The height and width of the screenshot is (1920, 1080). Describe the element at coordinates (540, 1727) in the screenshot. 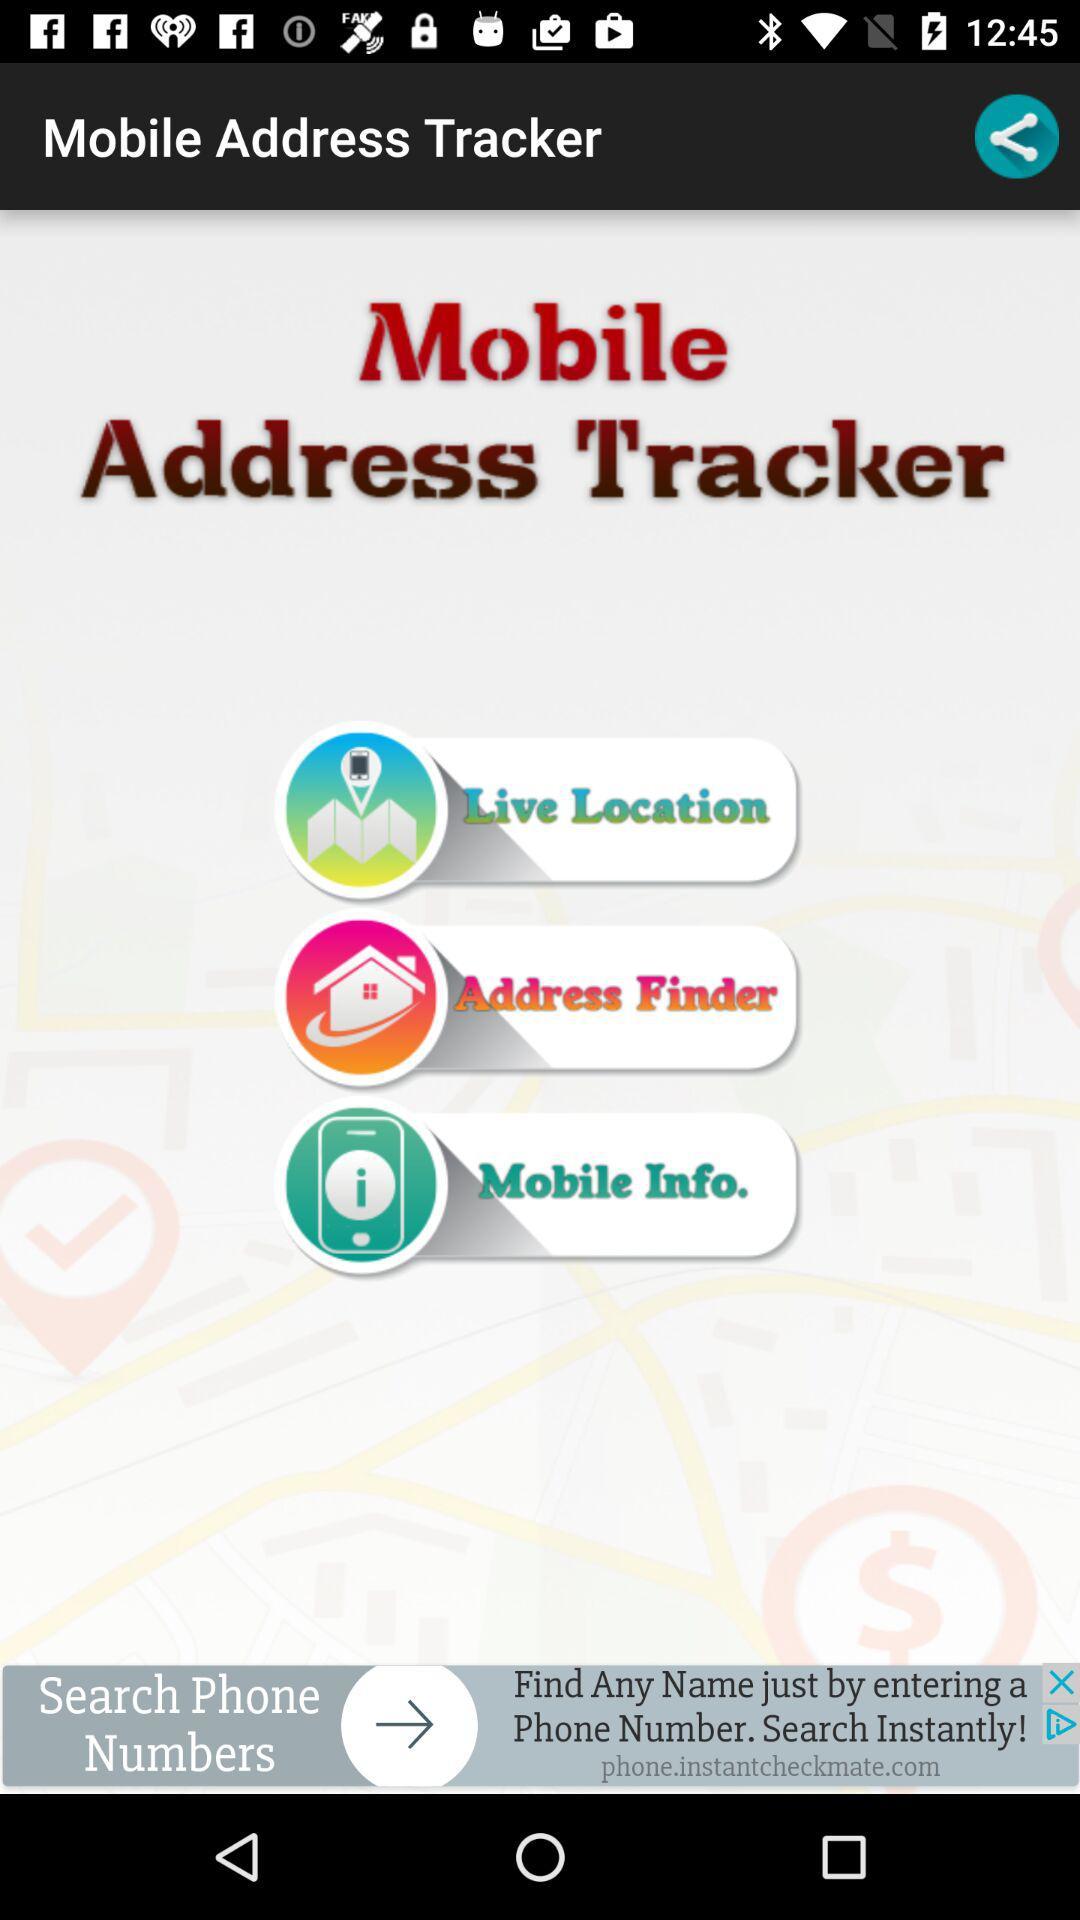

I see `open advertisement` at that location.